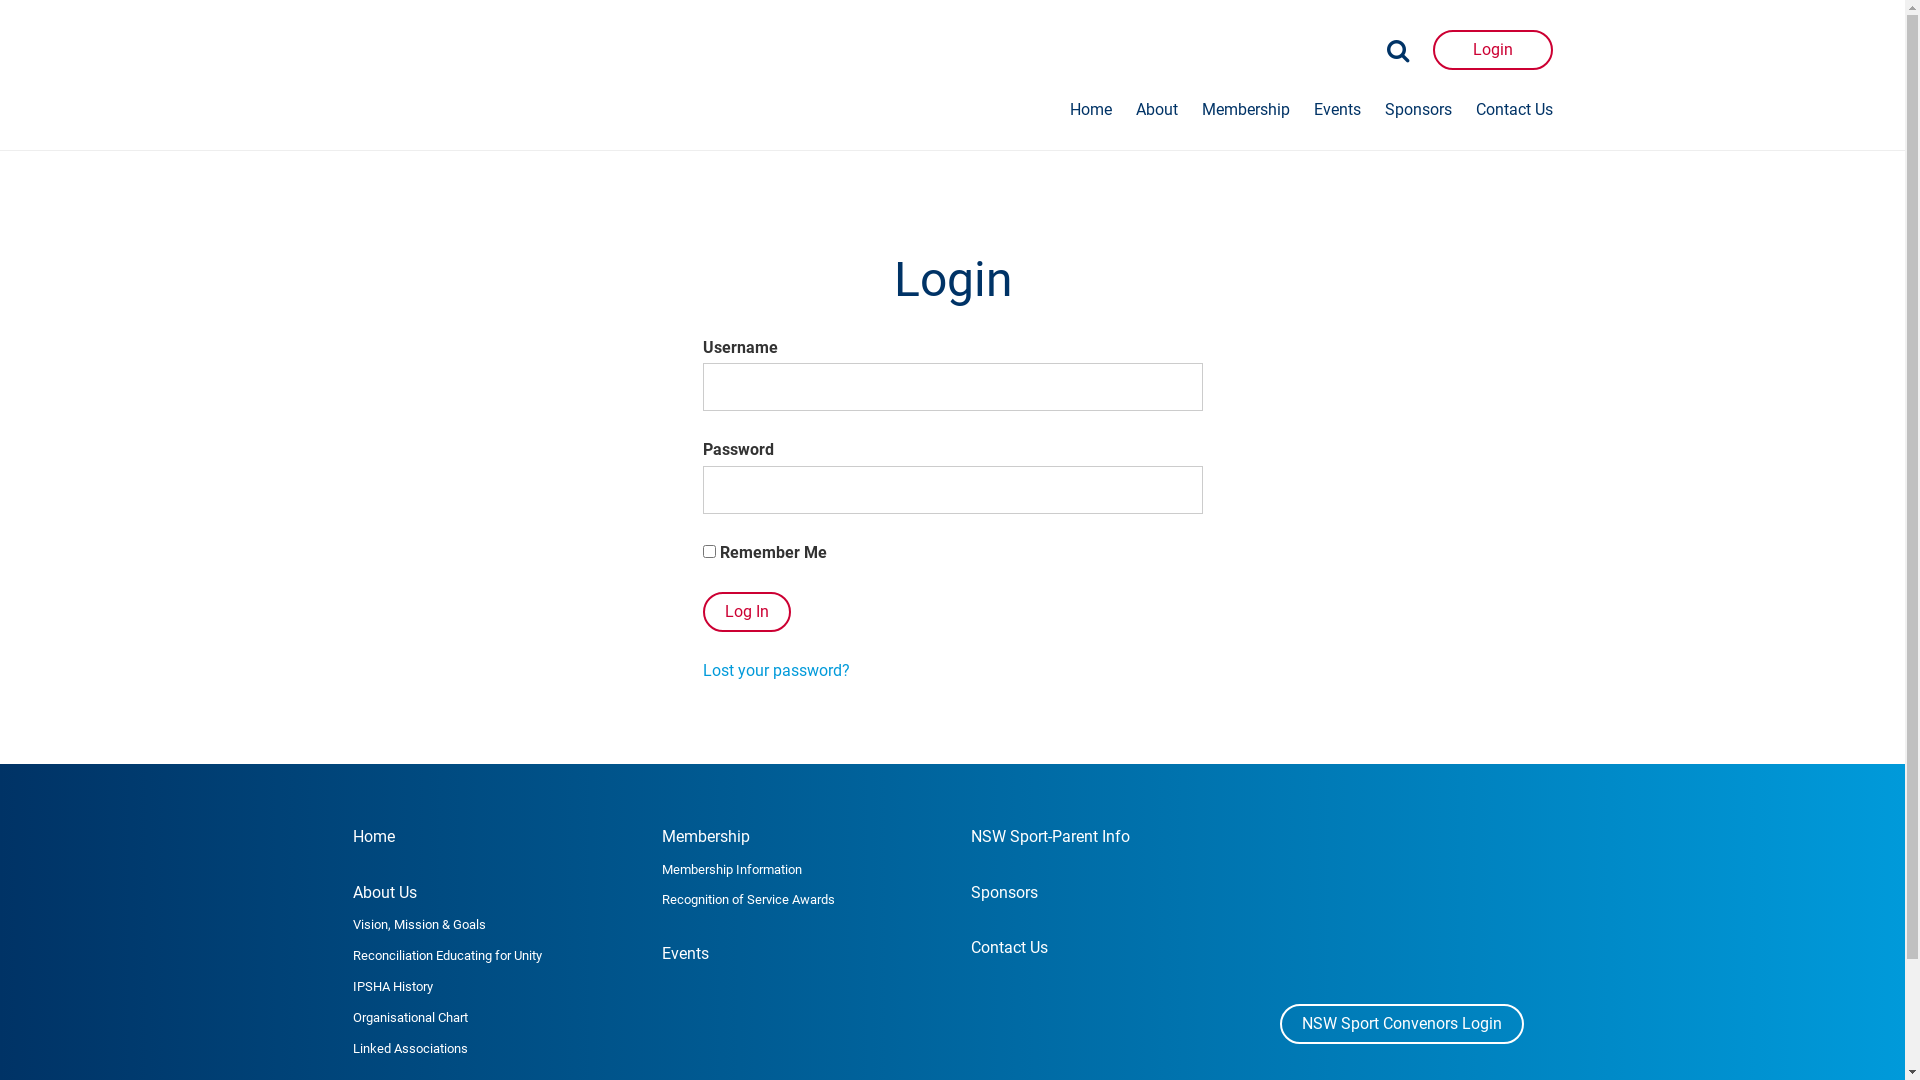 Image resolution: width=1920 pixels, height=1080 pixels. What do you see at coordinates (744, 611) in the screenshot?
I see `'Log In'` at bounding box center [744, 611].